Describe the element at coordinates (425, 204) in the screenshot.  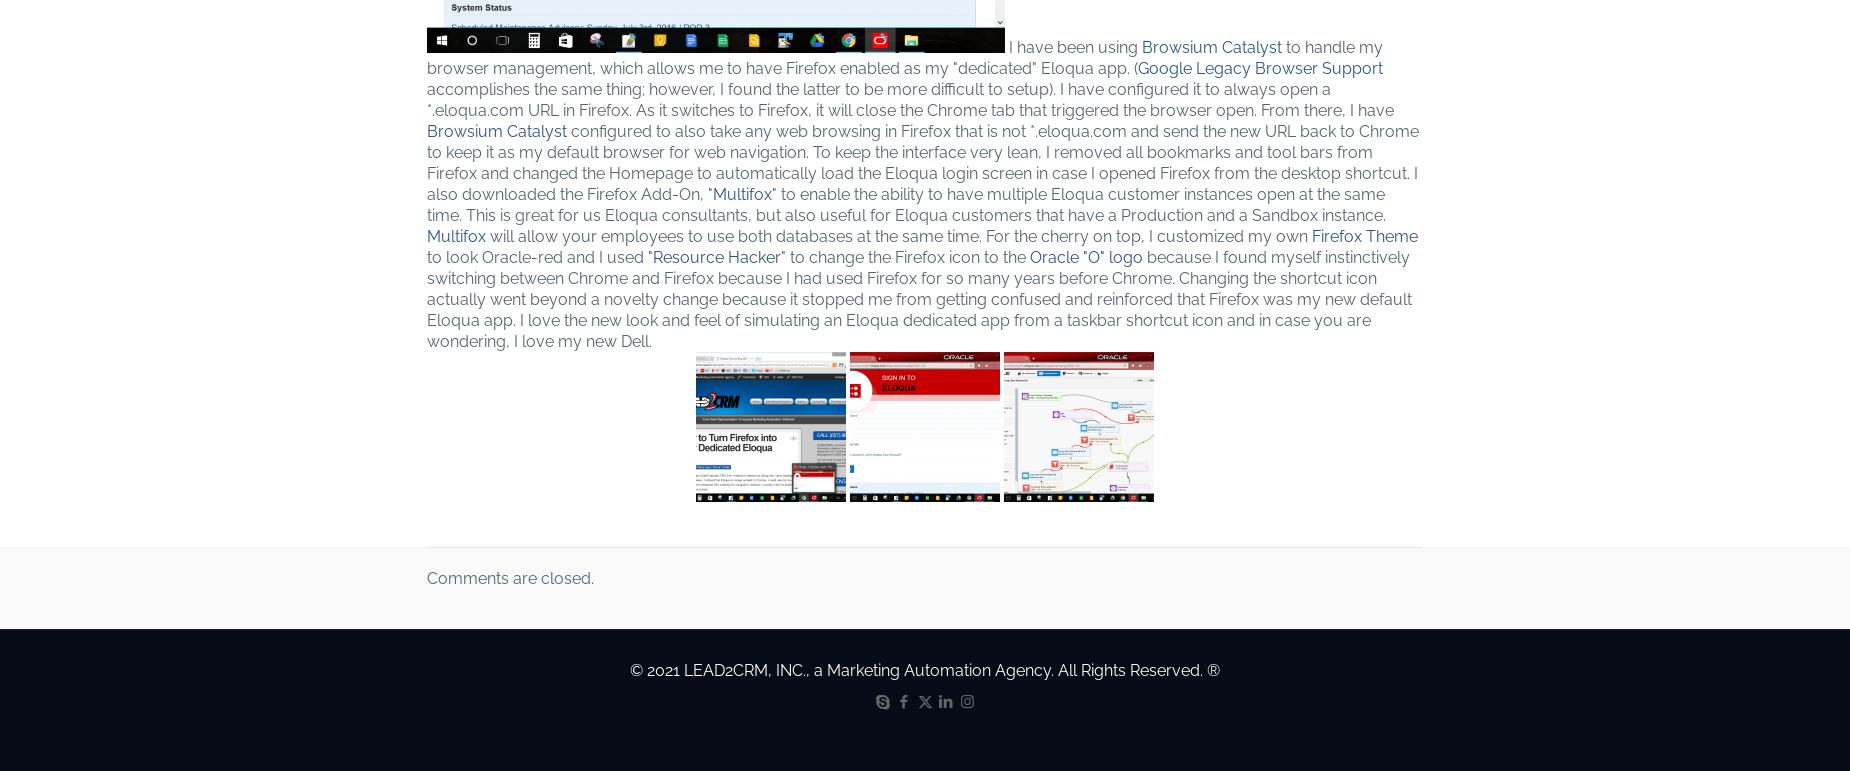
I see `'" to enable the ability to have multiple Eloqua customer instances open at the same time. This is great for us Eloqua consultants, but also useful for Eloqua customers that have a Production and a Sandbox instance.'` at that location.